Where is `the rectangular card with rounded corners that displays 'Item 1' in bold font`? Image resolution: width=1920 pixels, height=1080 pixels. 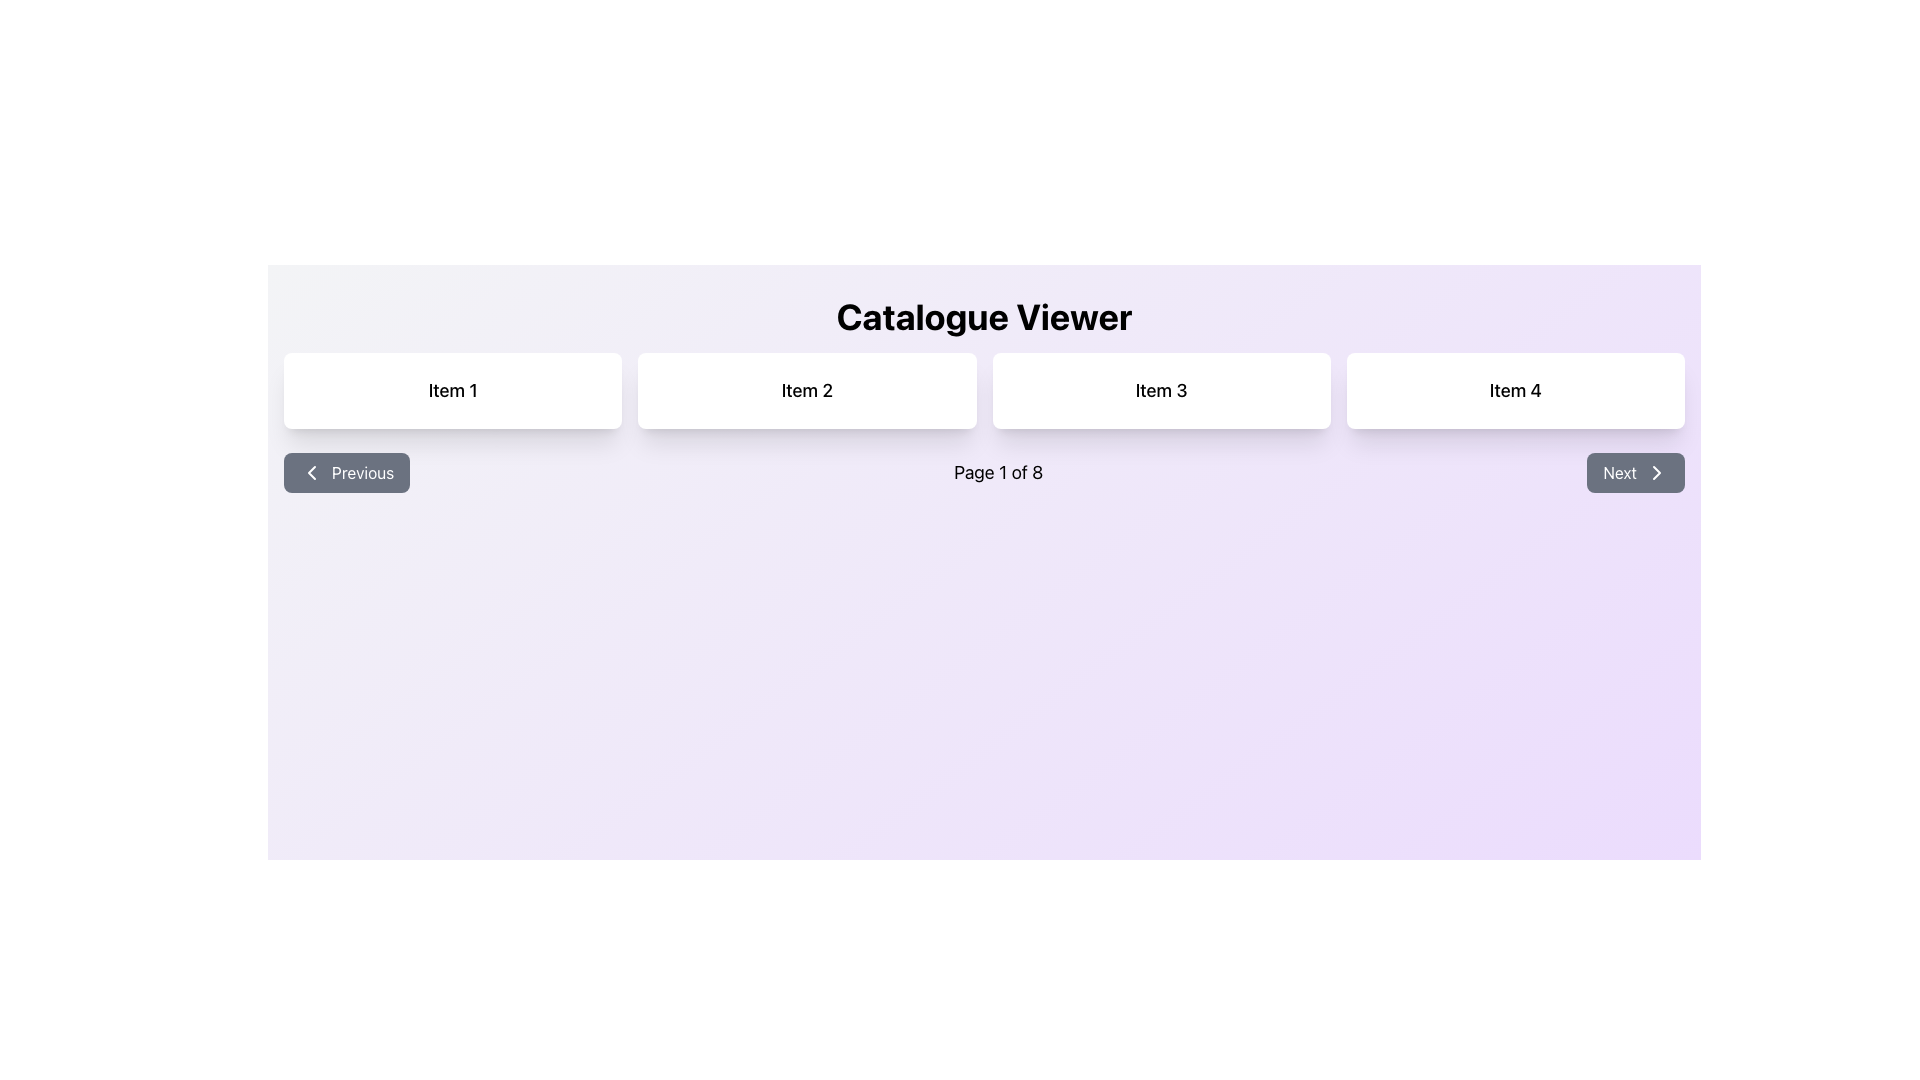 the rectangular card with rounded corners that displays 'Item 1' in bold font is located at coordinates (452, 390).